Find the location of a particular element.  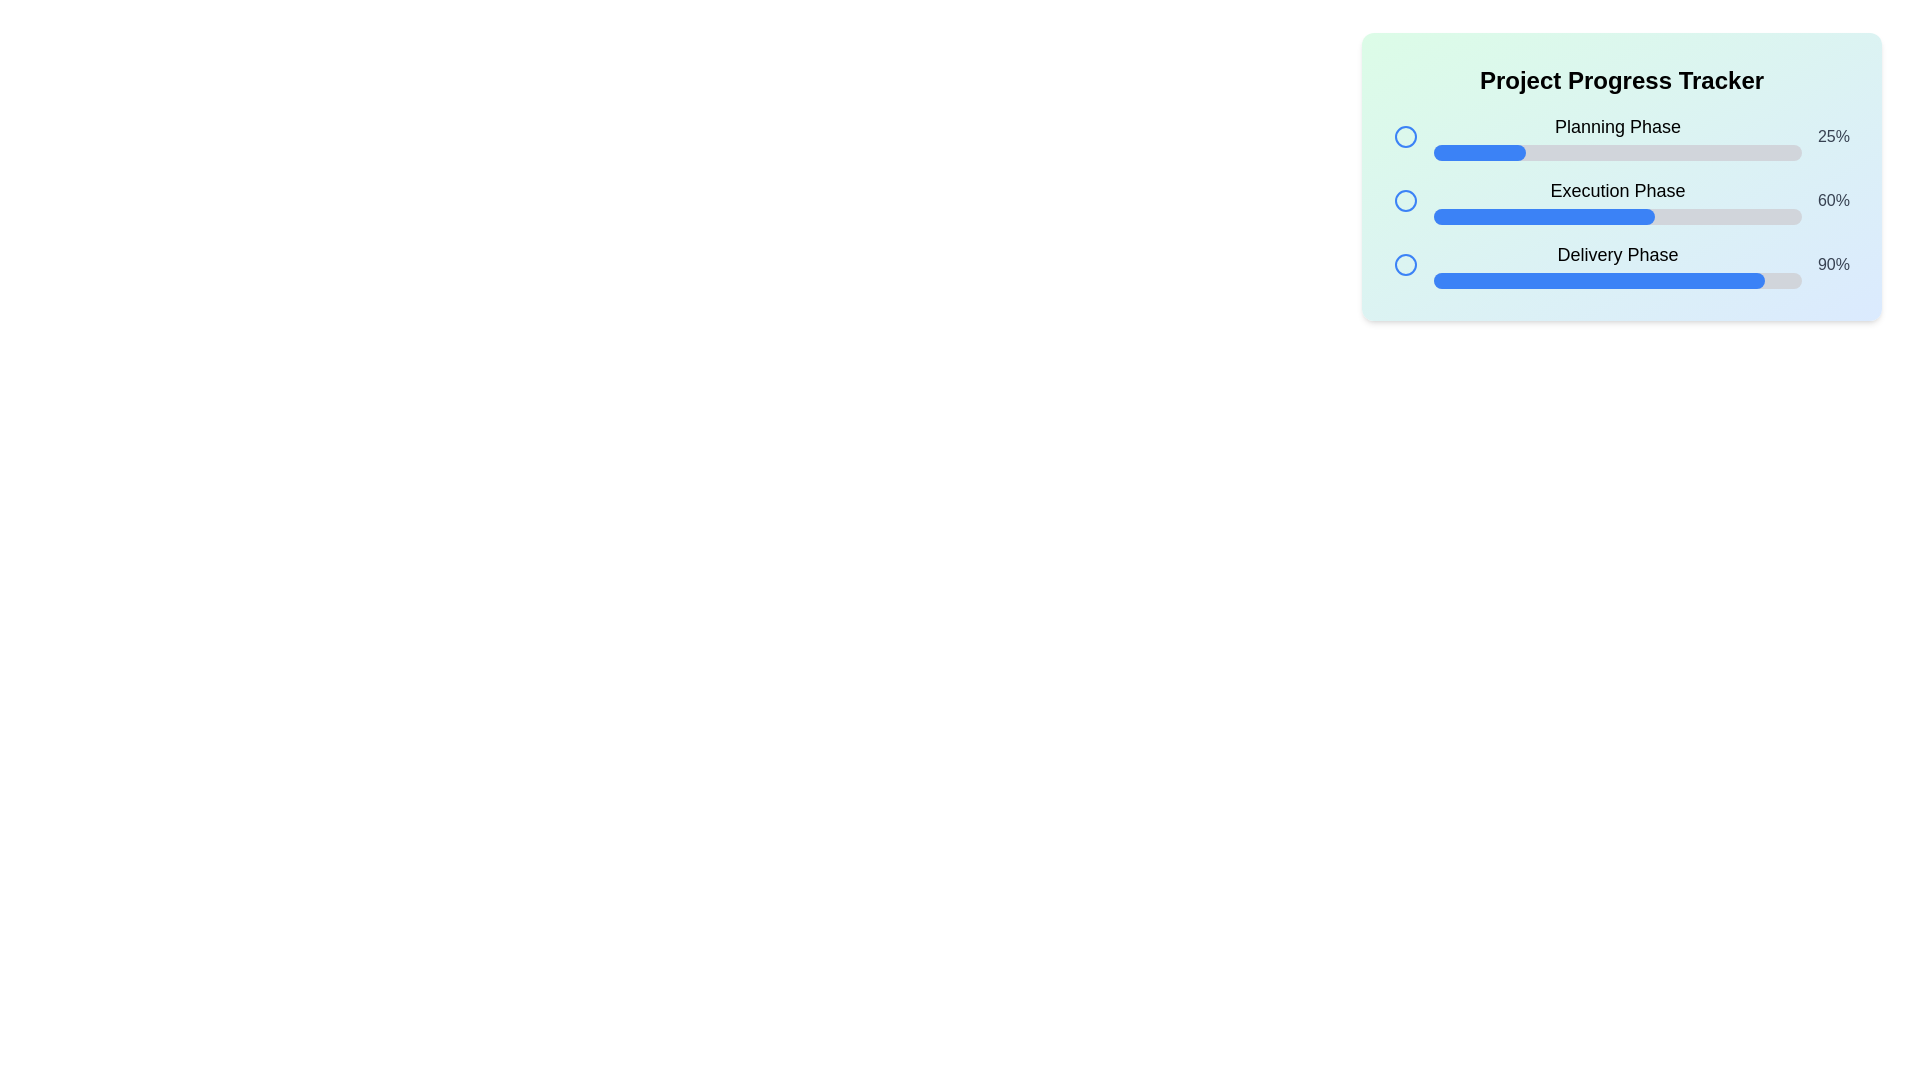

the inner progress bar segment representing 60% of the 'Execution Phase' in the tracker is located at coordinates (1543, 216).